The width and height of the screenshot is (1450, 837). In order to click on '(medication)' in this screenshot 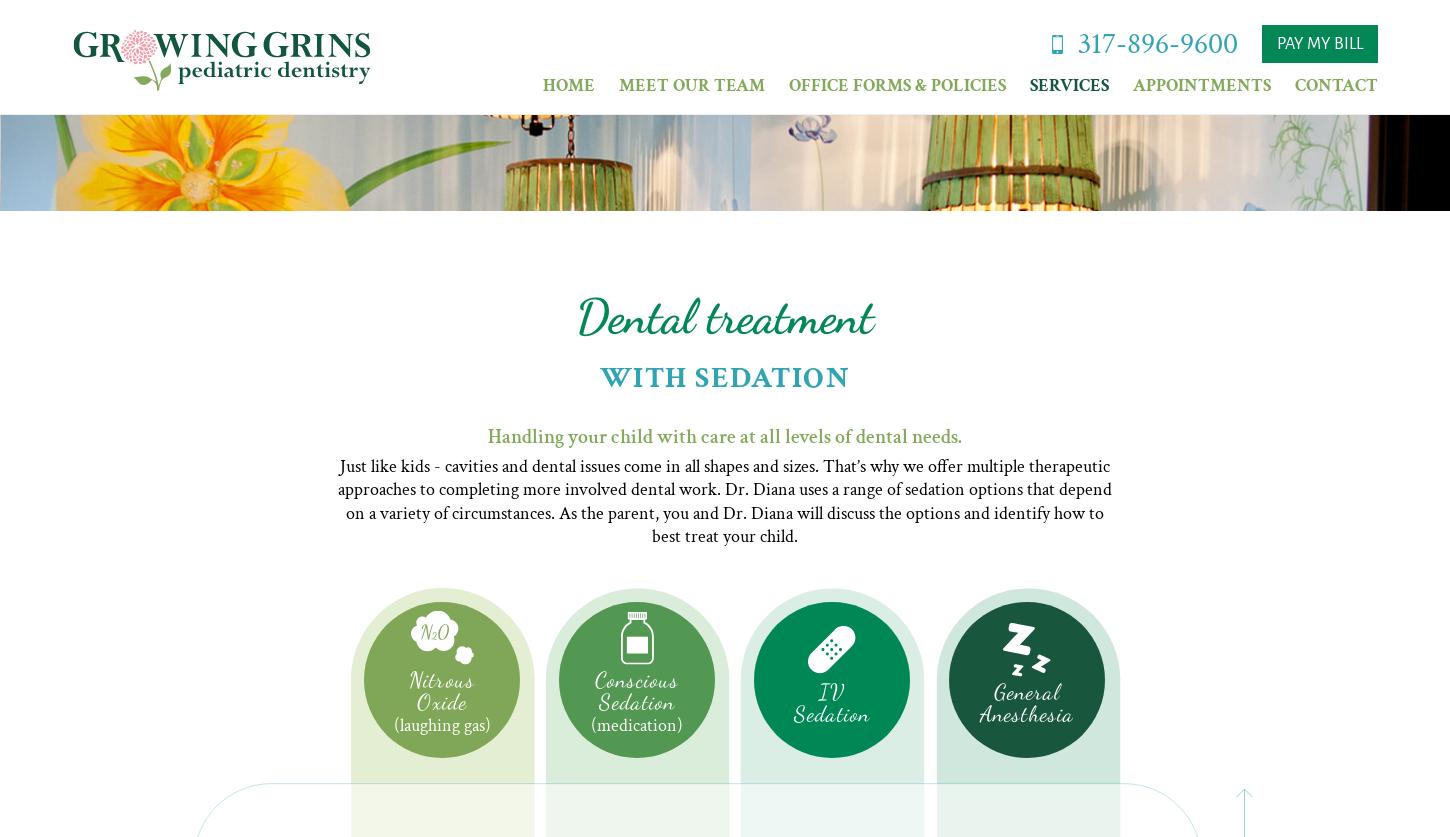, I will do `click(635, 723)`.